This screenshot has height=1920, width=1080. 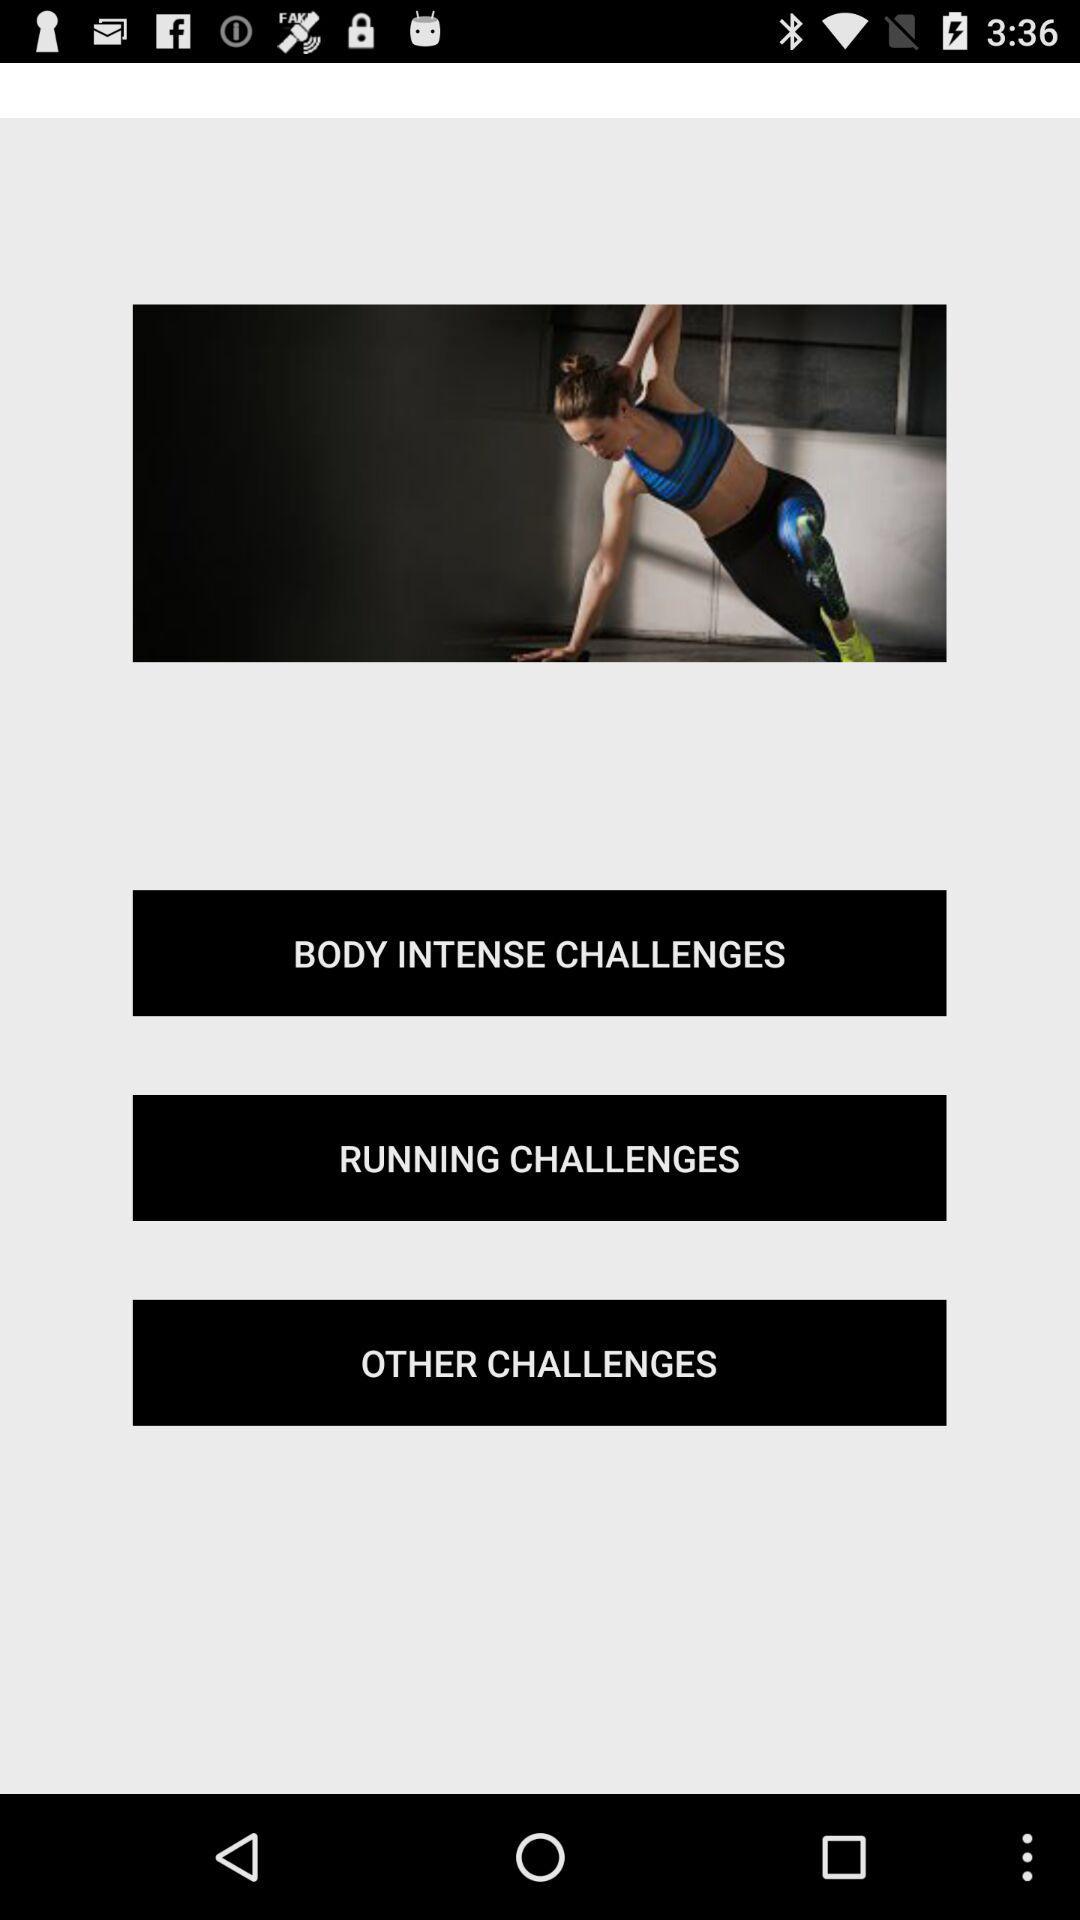 I want to click on icon below running challenges, so click(x=538, y=1361).